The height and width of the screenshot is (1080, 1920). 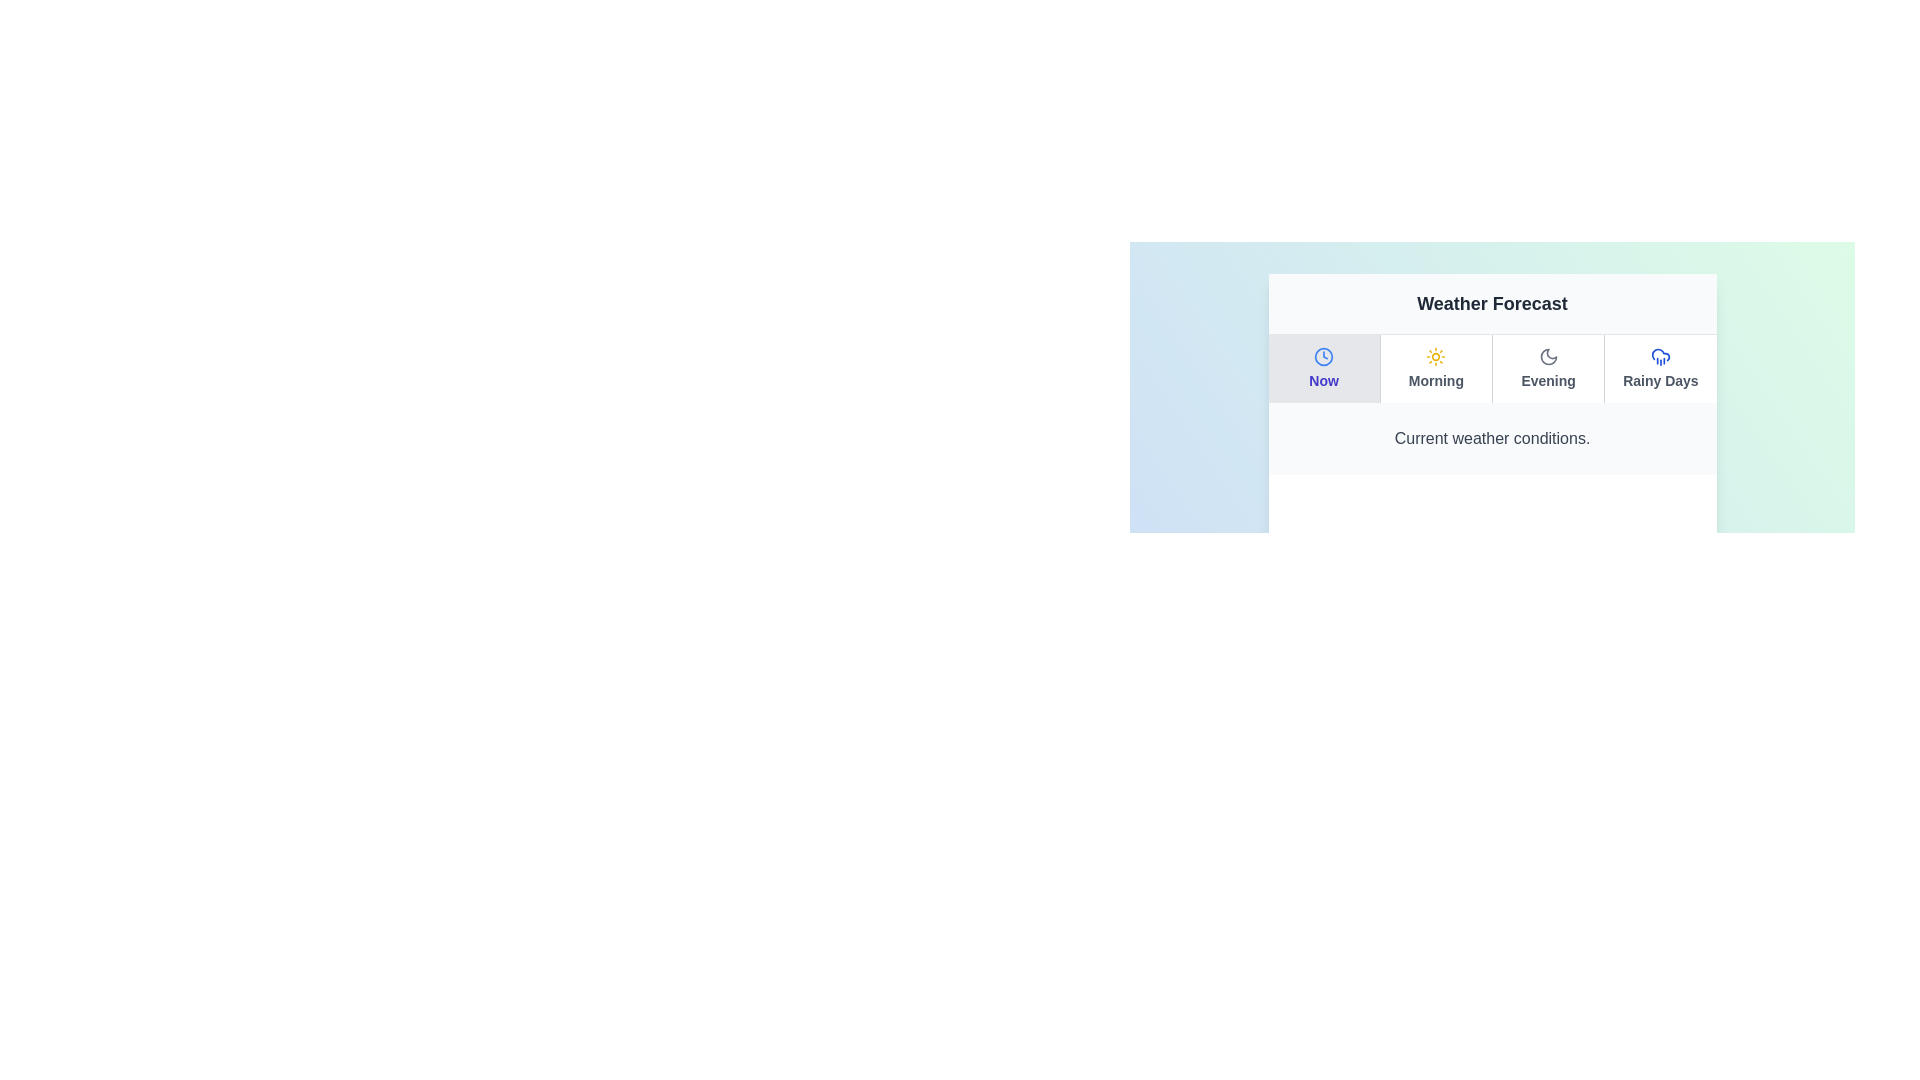 I want to click on the circular outline of the clock icon in the 'Now' section of the weather forecast interface, which is styled in blue, so click(x=1324, y=356).